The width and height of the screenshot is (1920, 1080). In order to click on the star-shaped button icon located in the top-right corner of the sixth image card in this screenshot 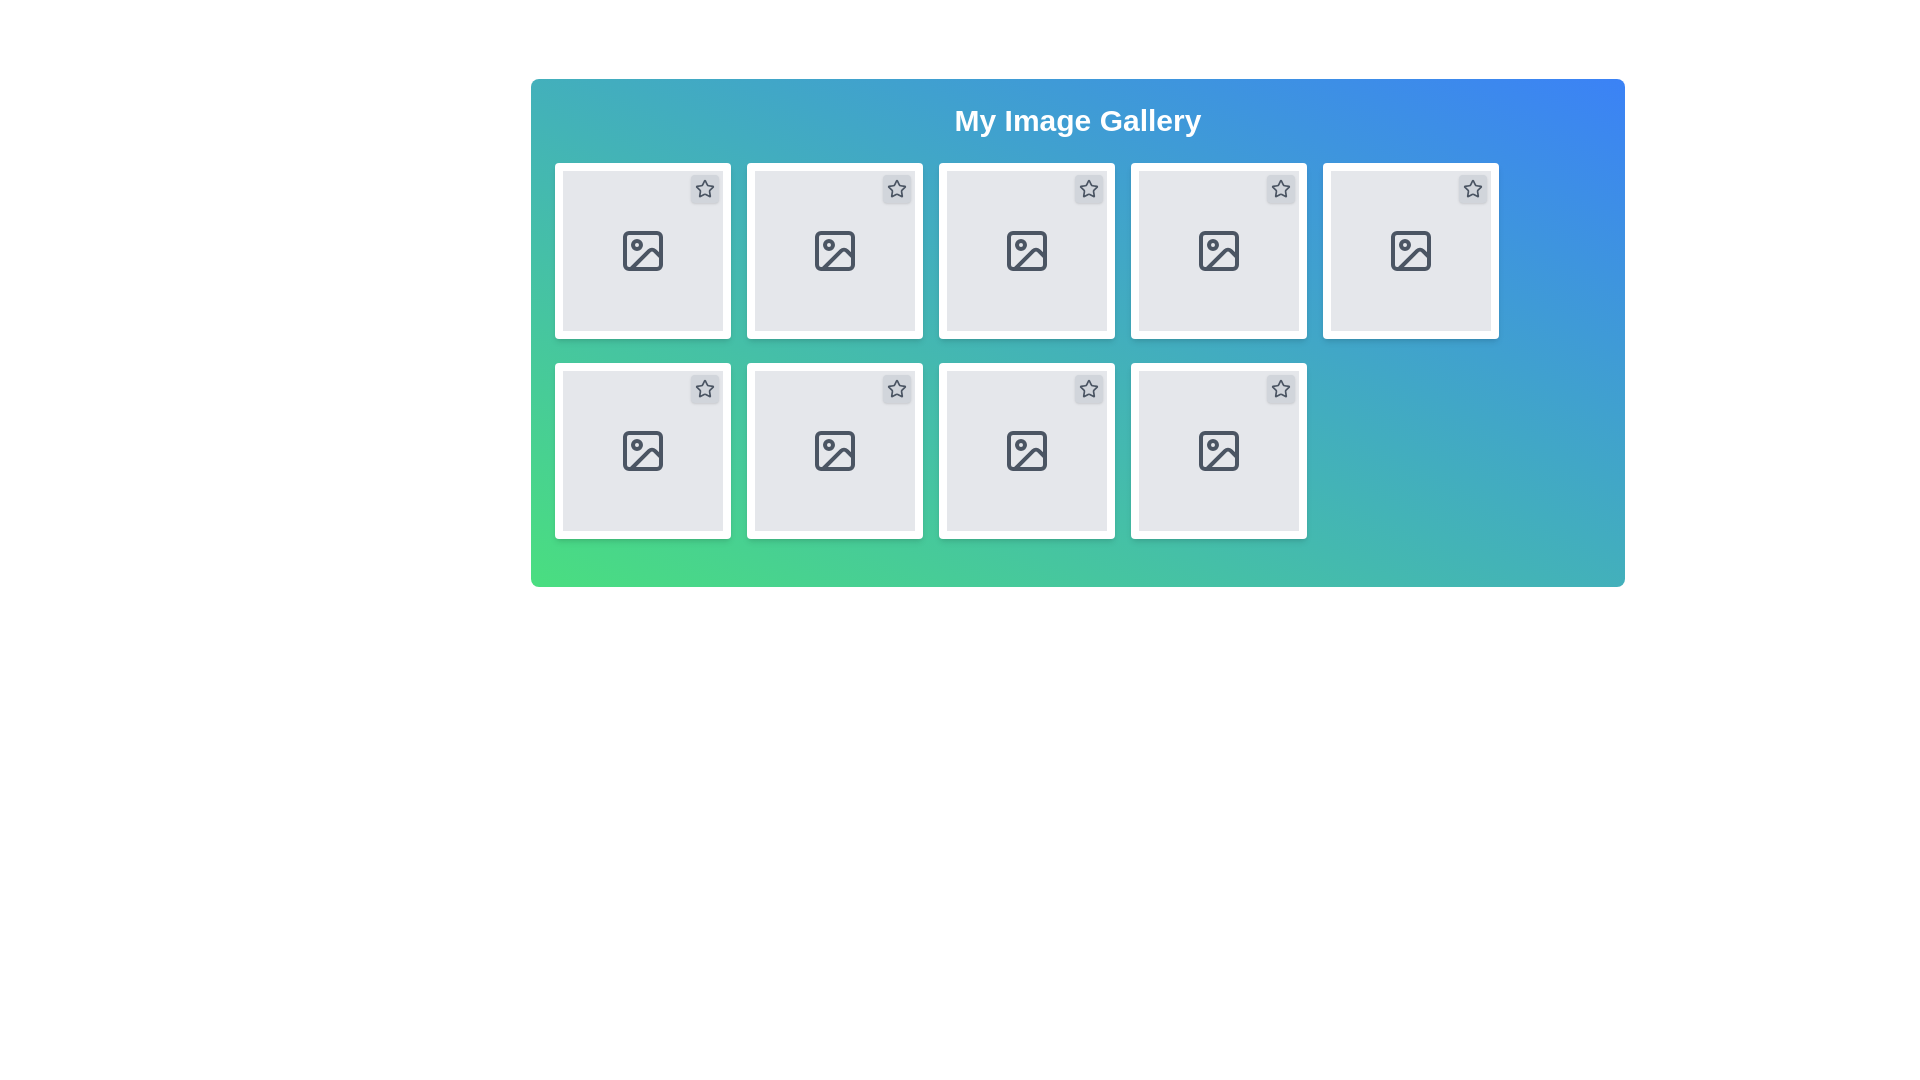, I will do `click(1088, 388)`.